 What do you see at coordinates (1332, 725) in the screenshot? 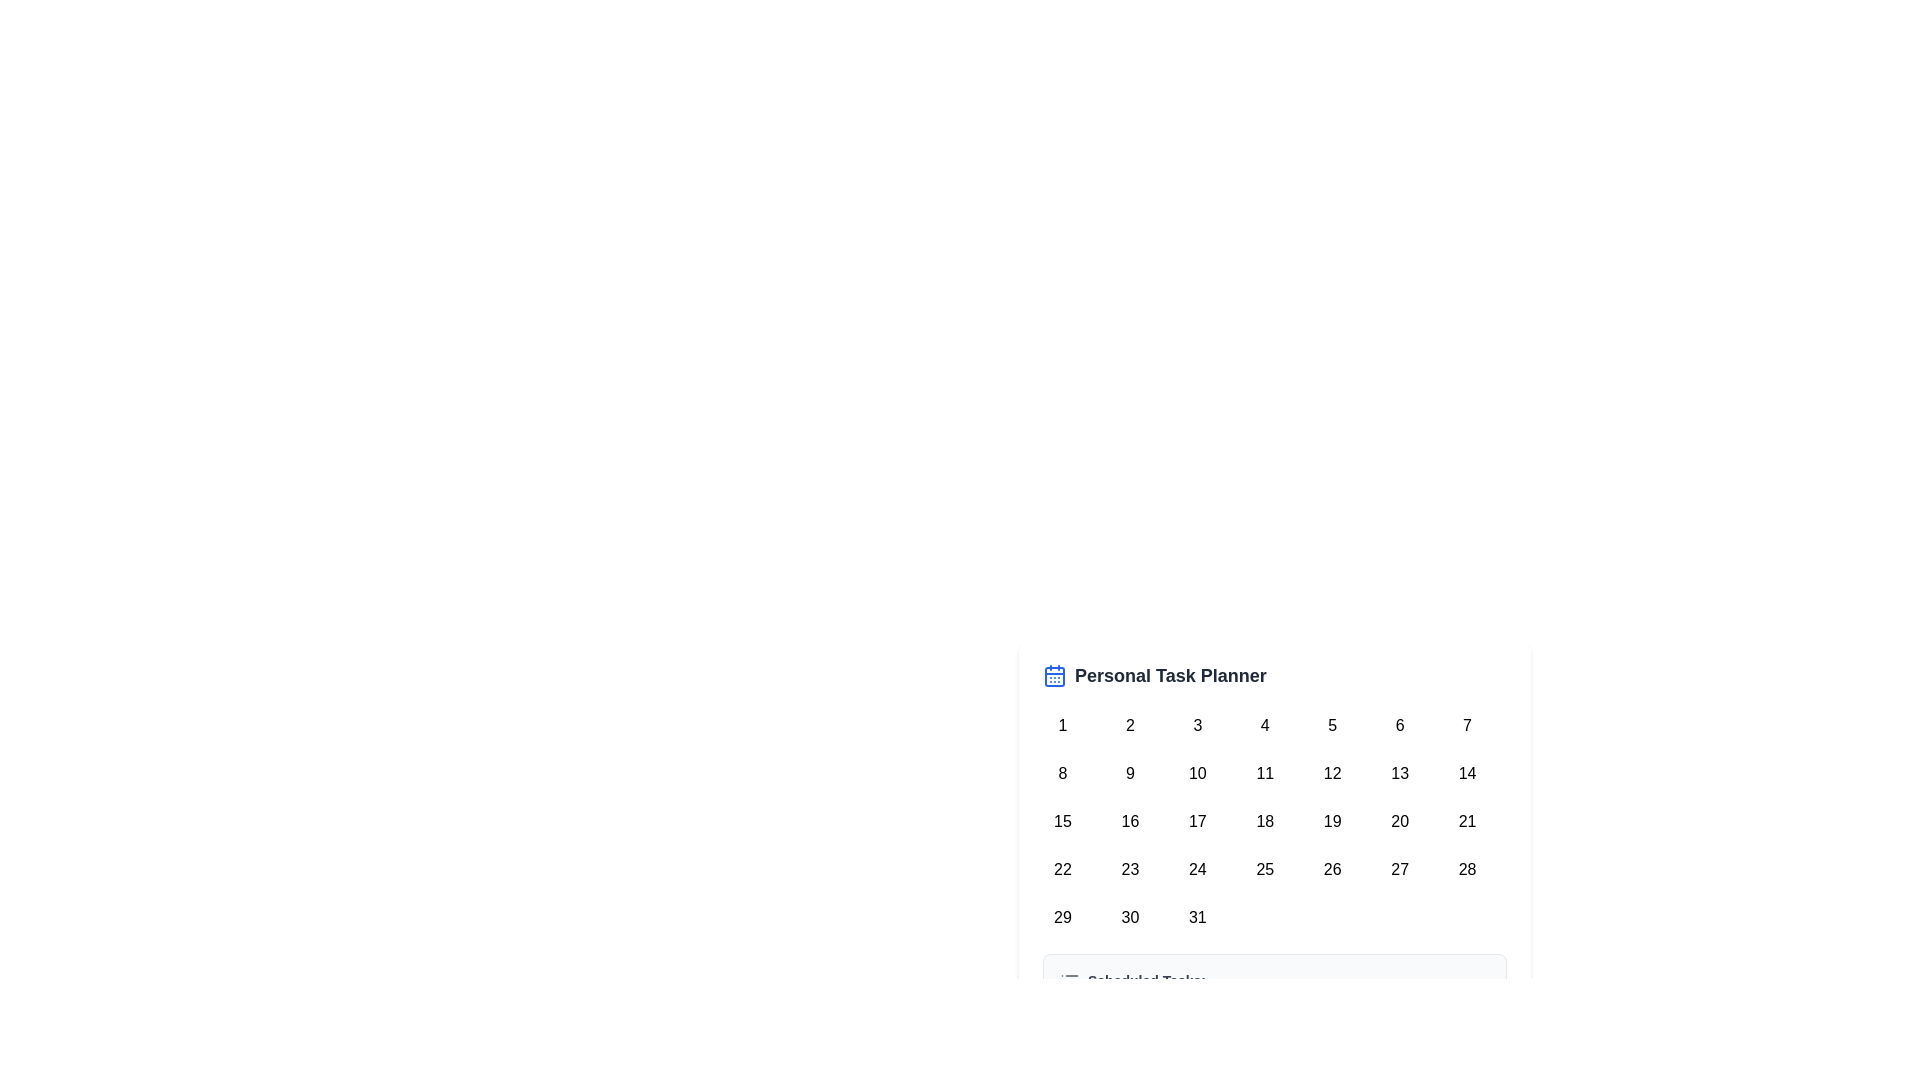
I see `the small, rounded square button with a white background and the number '5'` at bounding box center [1332, 725].